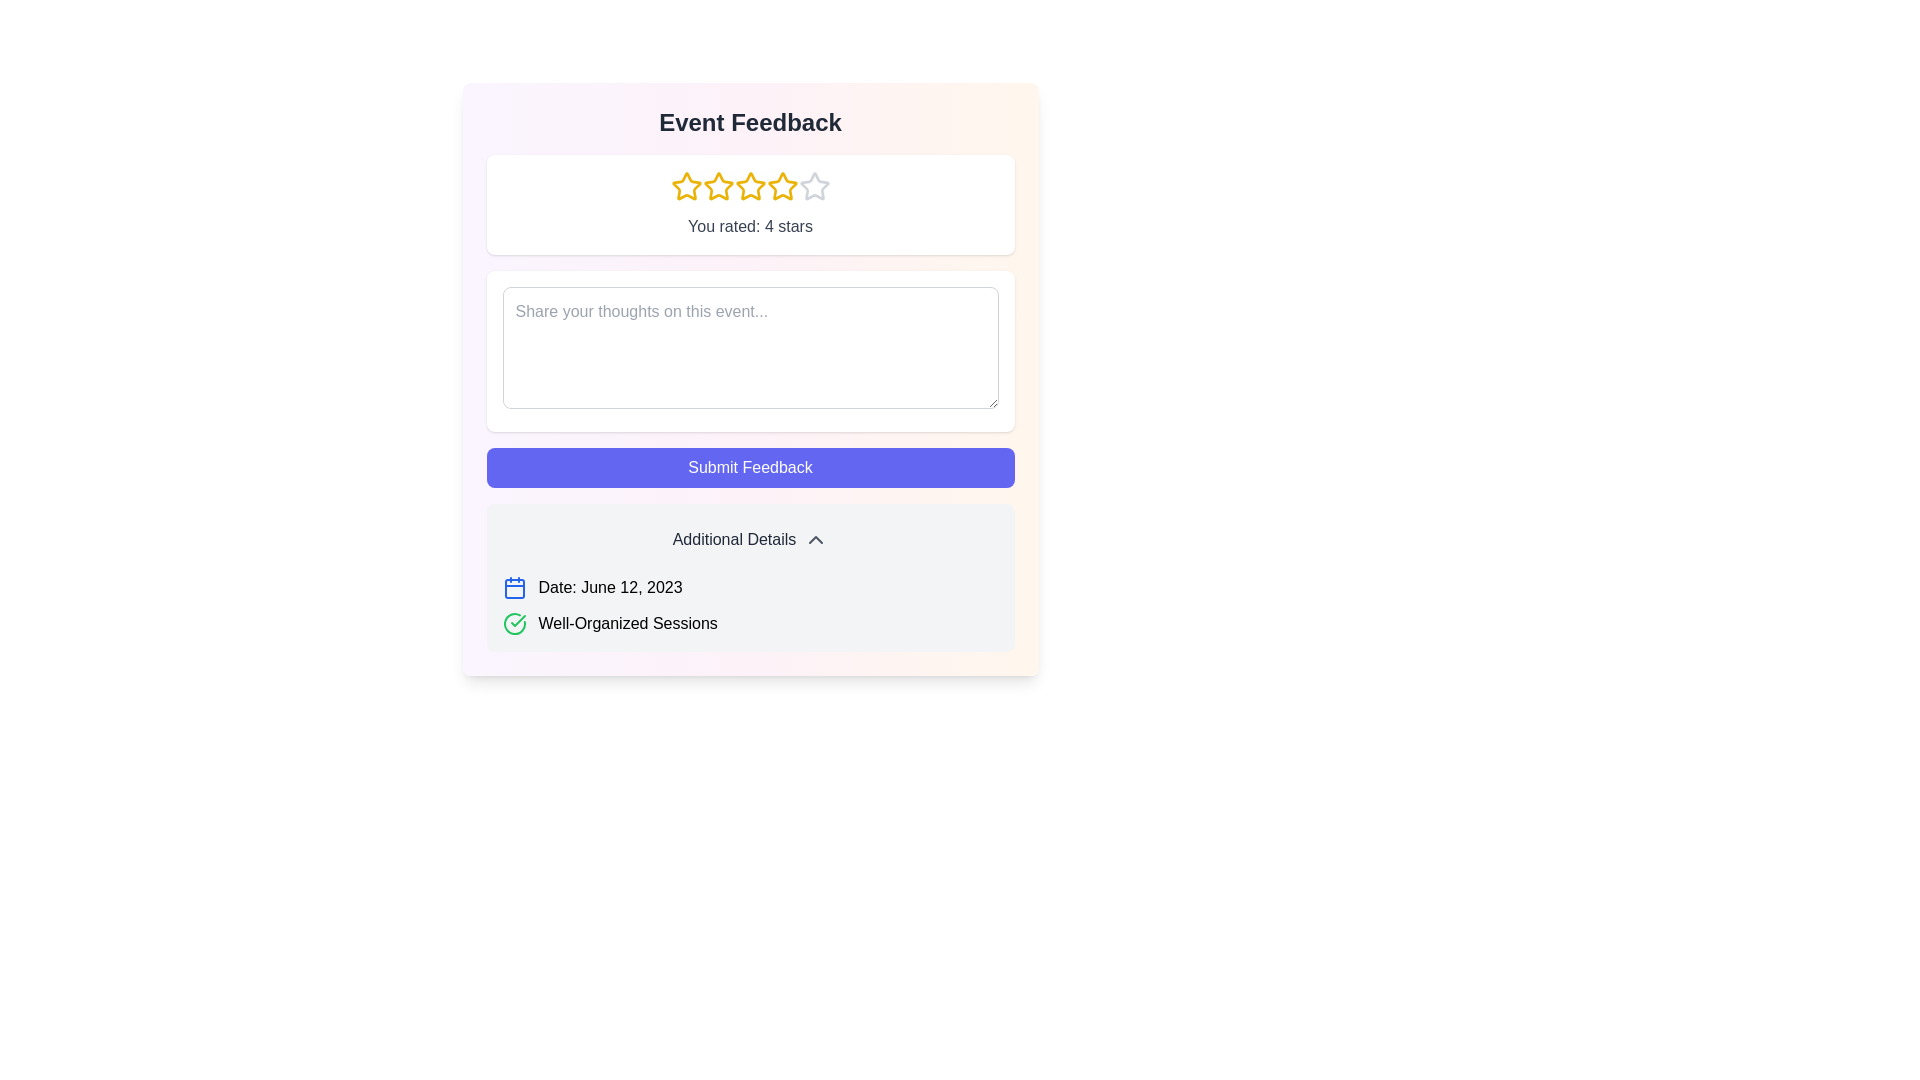 The height and width of the screenshot is (1080, 1920). Describe the element at coordinates (749, 186) in the screenshot. I see `the fourth star icon in the rating system, located just below the 'Event Feedback' title` at that location.